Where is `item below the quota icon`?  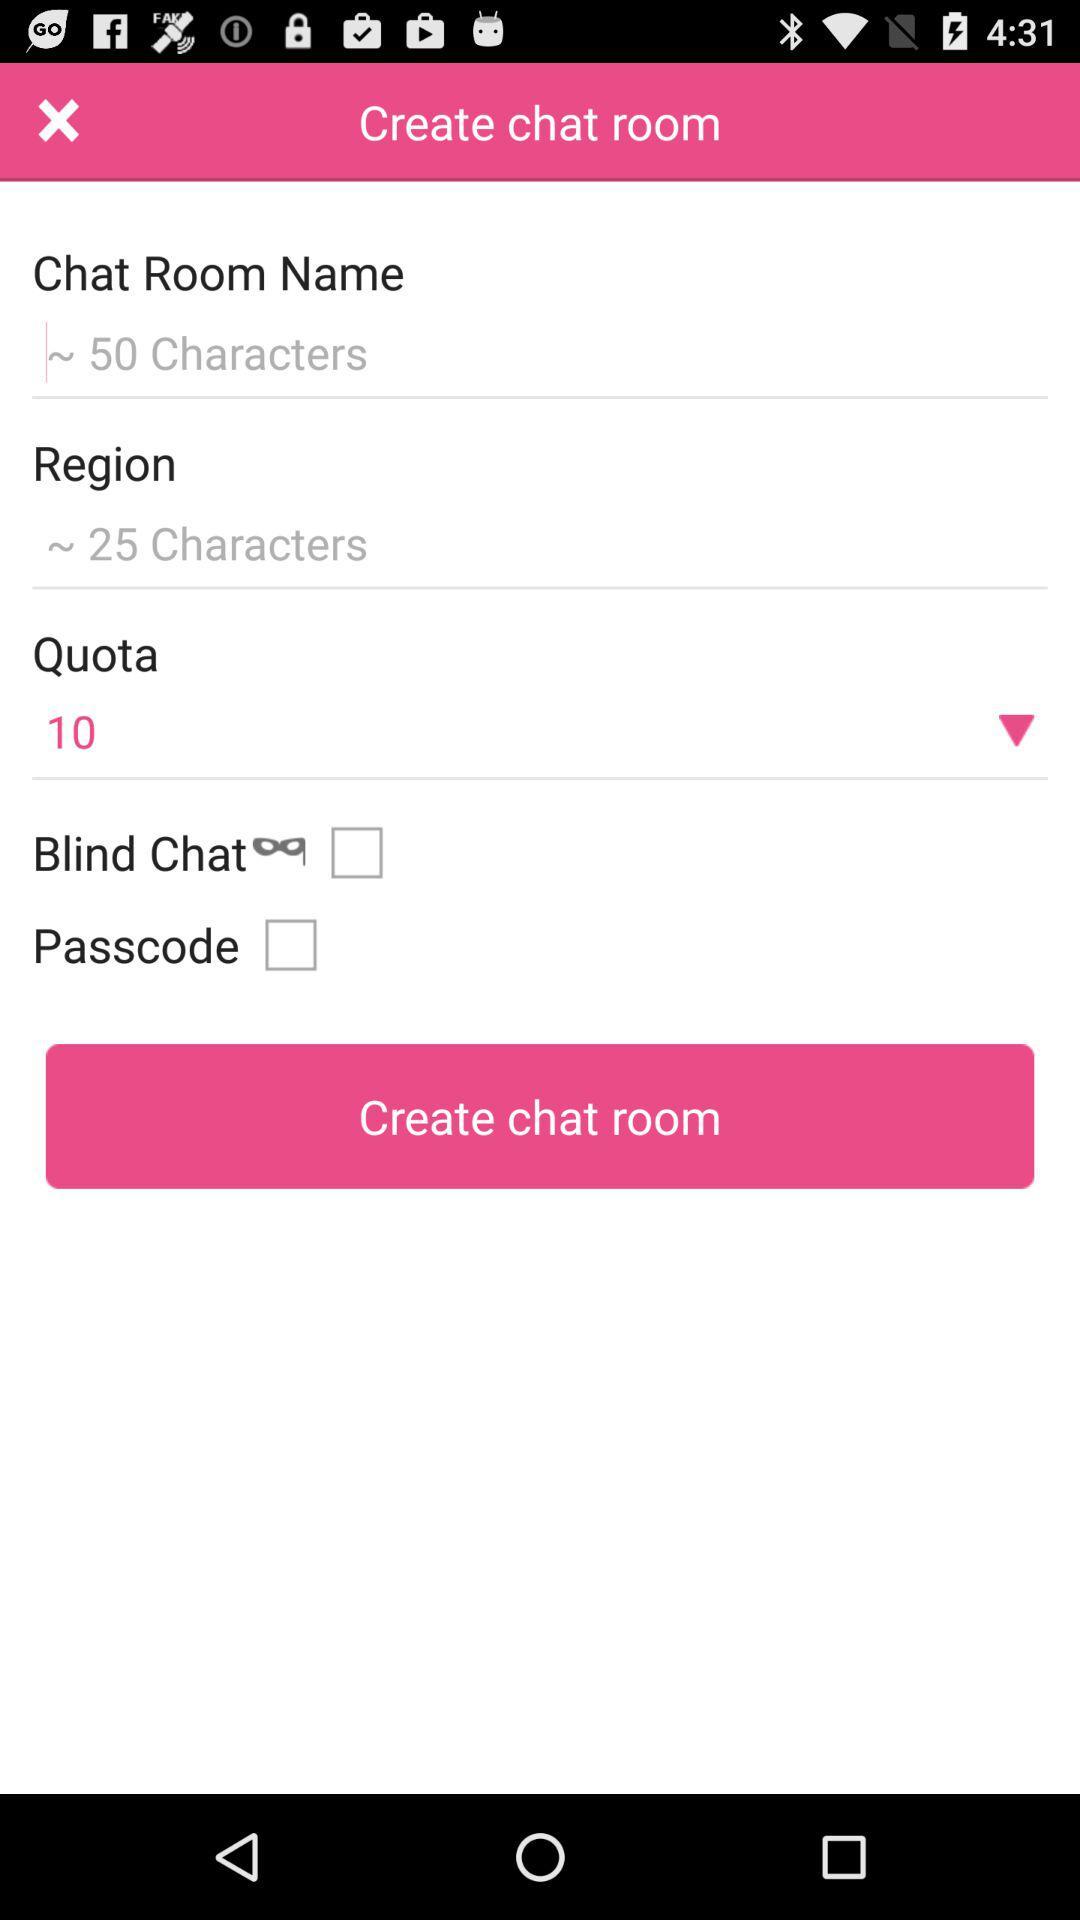 item below the quota icon is located at coordinates (540, 729).